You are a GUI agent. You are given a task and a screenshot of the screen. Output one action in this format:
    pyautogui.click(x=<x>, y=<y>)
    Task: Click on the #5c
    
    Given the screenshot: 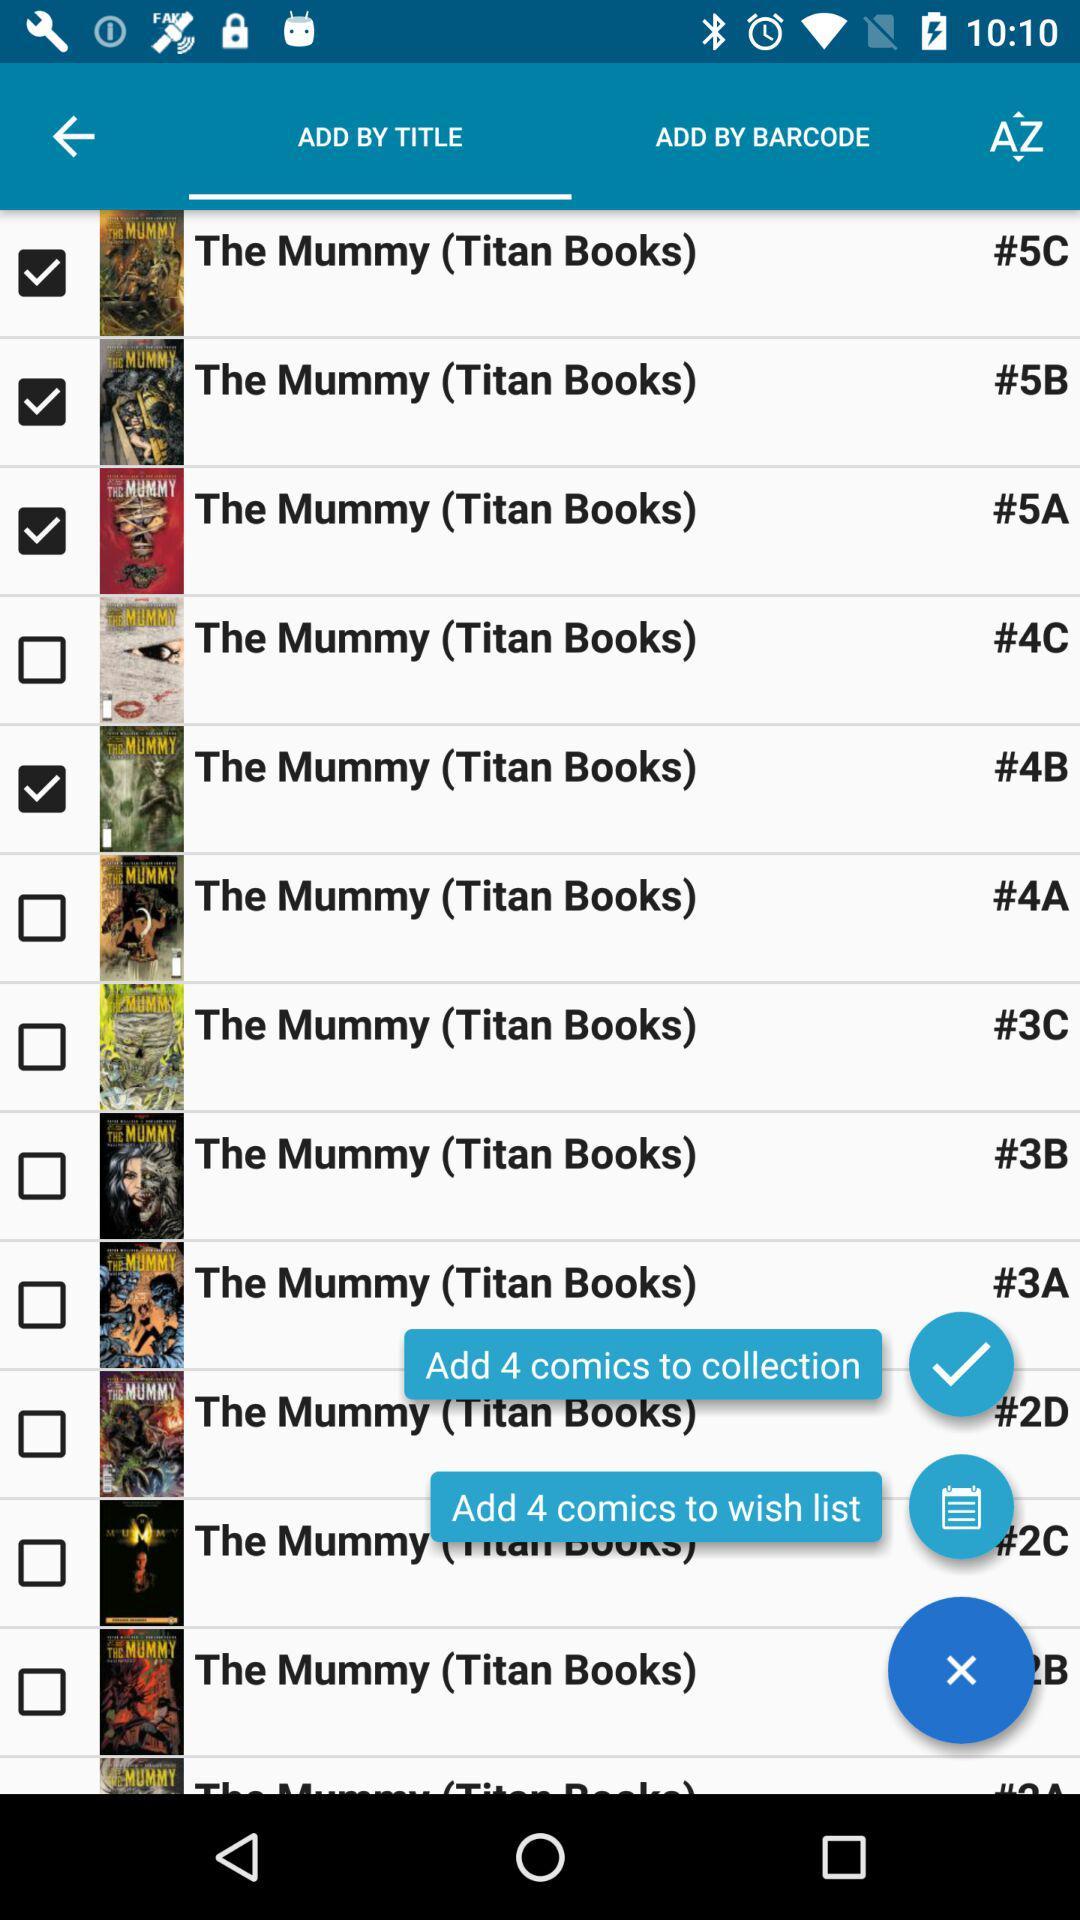 What is the action you would take?
    pyautogui.click(x=1031, y=248)
    